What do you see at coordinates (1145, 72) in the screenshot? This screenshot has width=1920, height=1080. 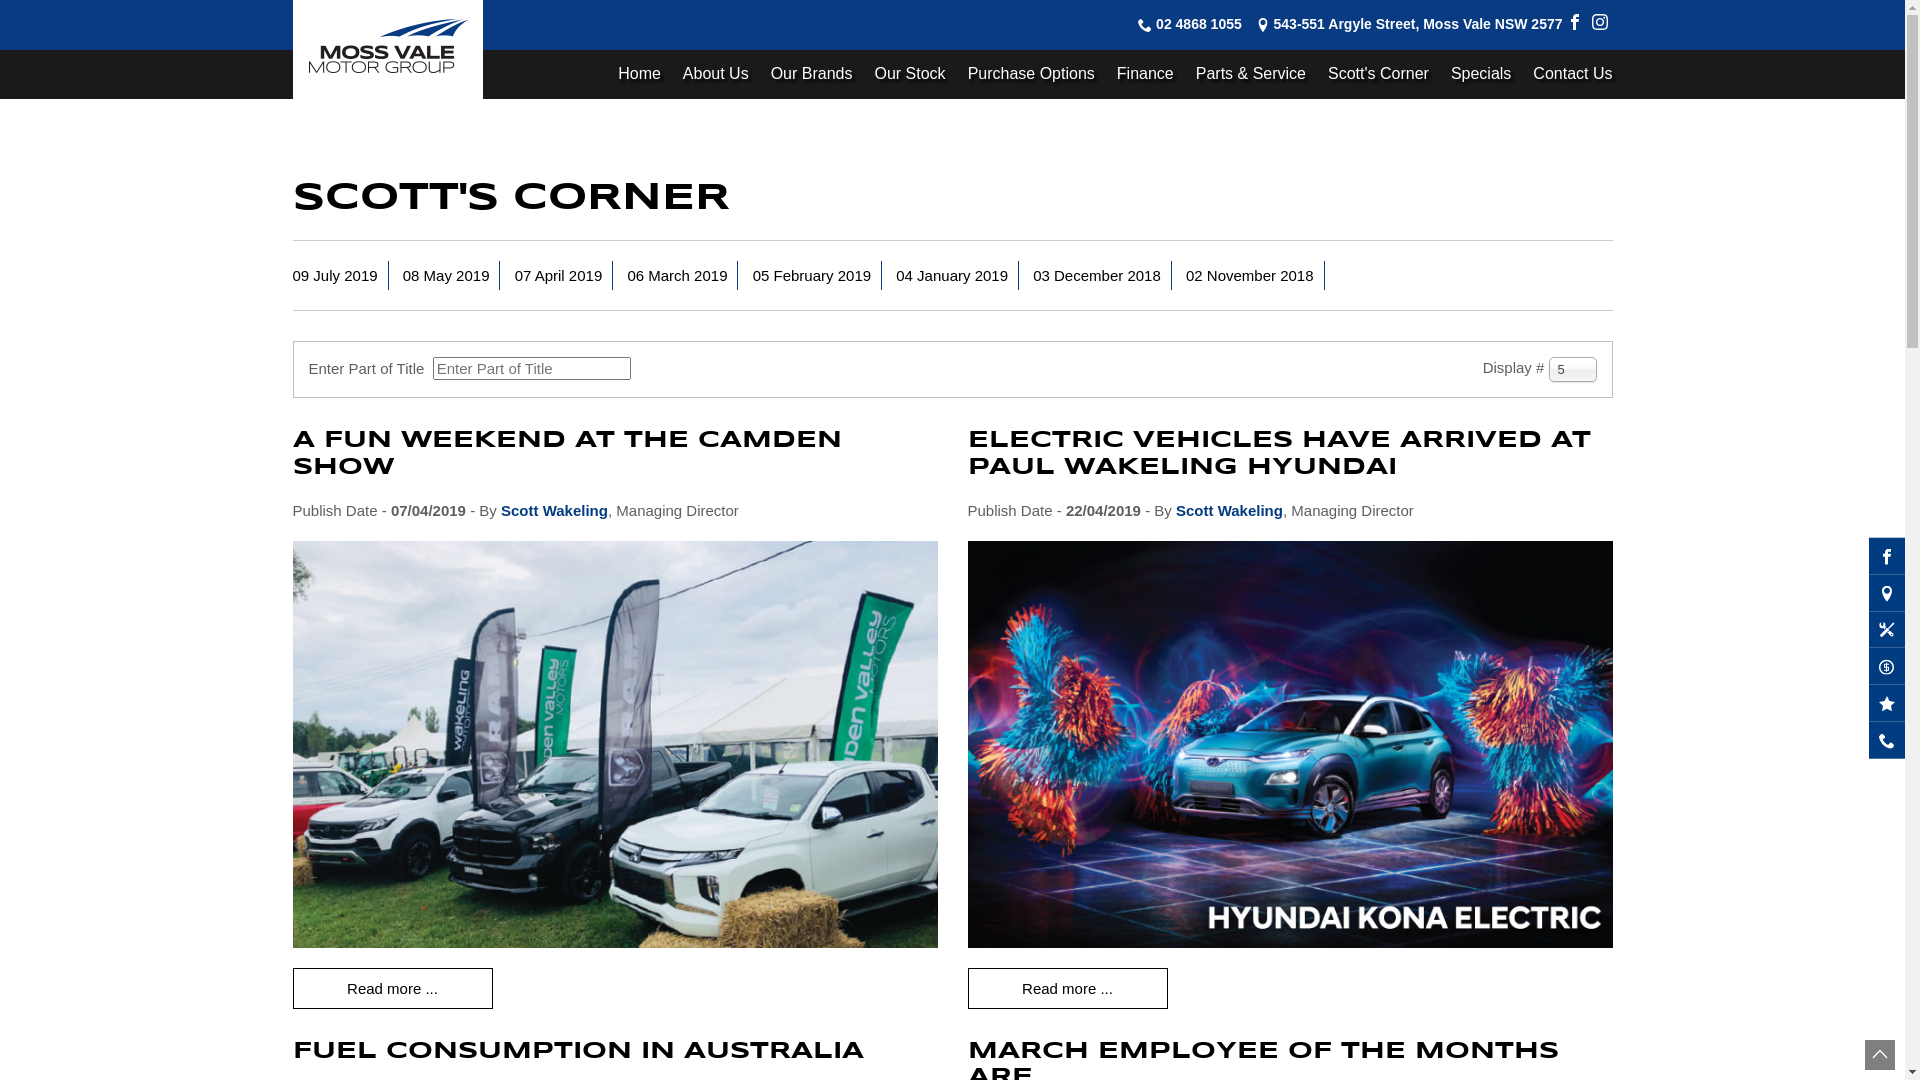 I see `'Finance'` at bounding box center [1145, 72].